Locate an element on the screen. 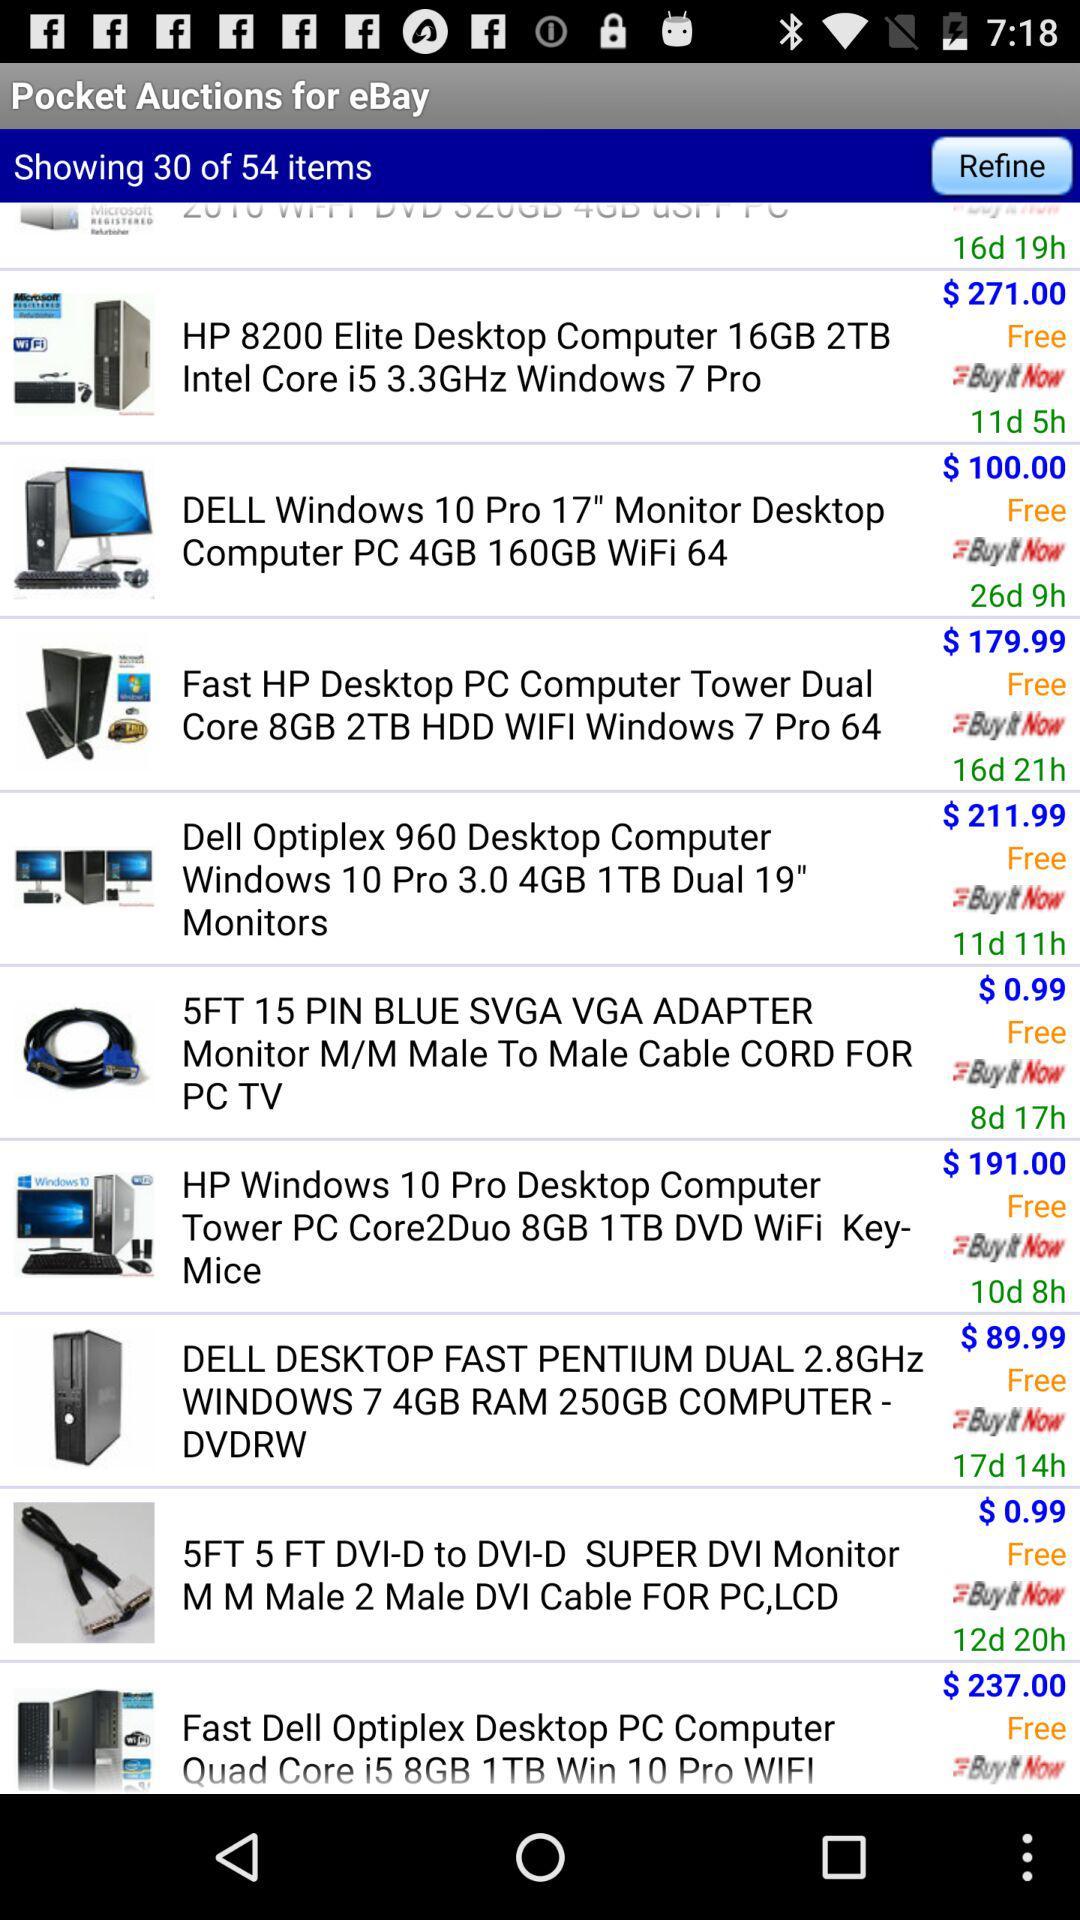  item to the right of showing 30 of is located at coordinates (1002, 165).